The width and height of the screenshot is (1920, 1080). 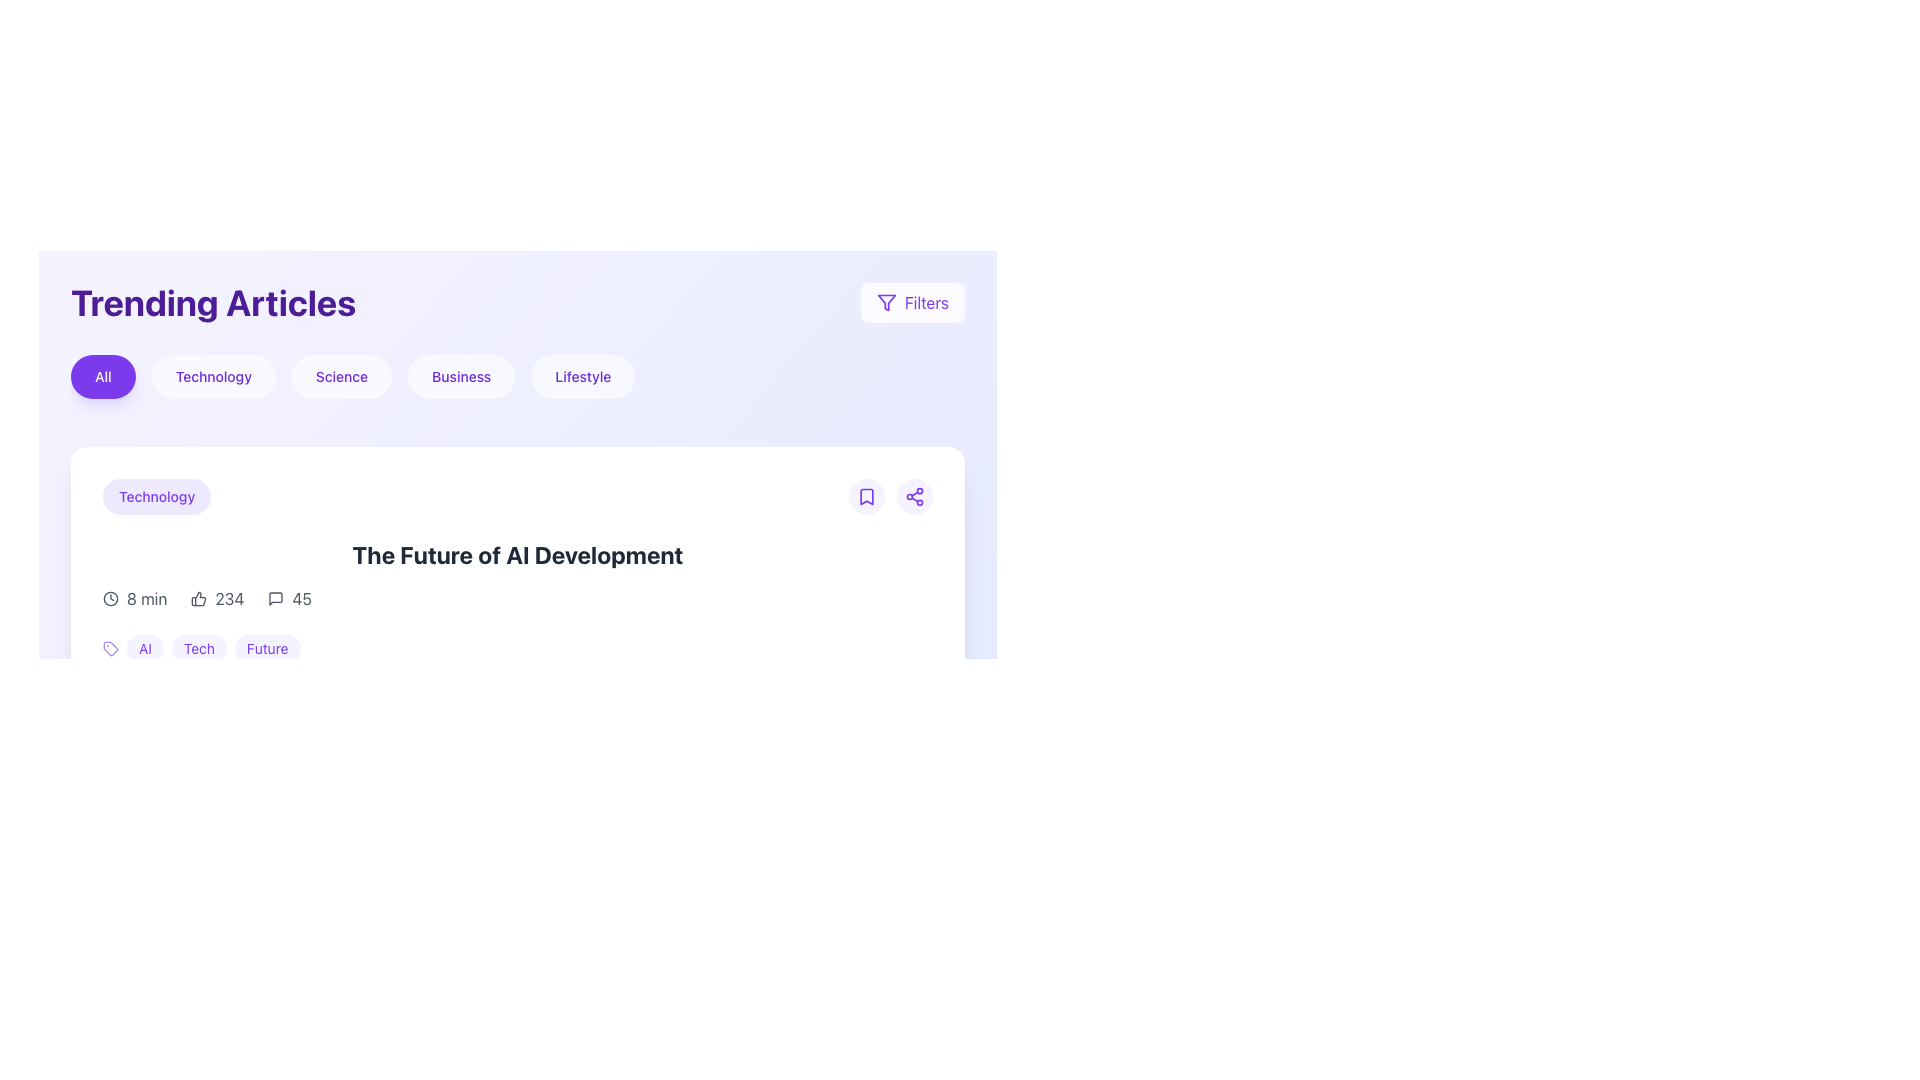 What do you see at coordinates (867, 496) in the screenshot?
I see `the Bookmark icon located to the right of the article titled 'The Future of AI Development' to bookmark the article` at bounding box center [867, 496].